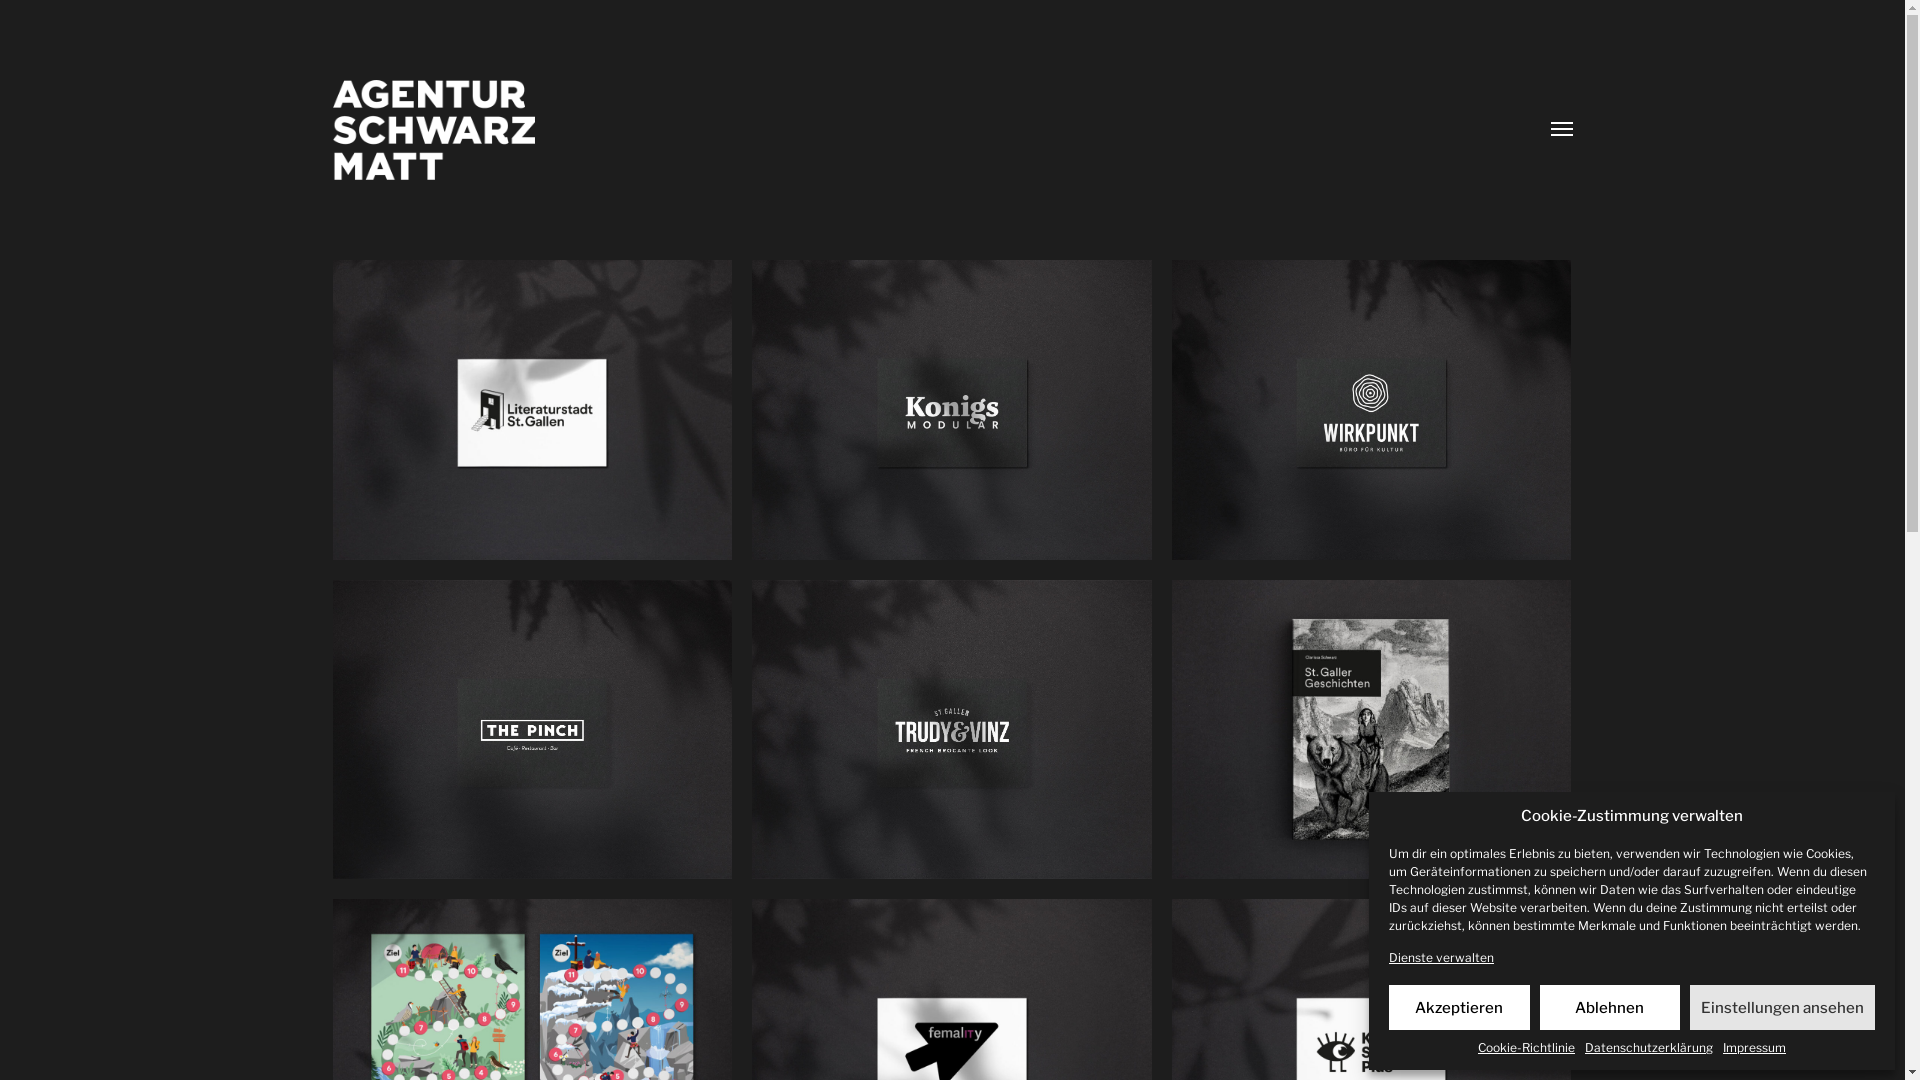 The height and width of the screenshot is (1080, 1920). I want to click on 'Ablehnen', so click(1539, 1007).